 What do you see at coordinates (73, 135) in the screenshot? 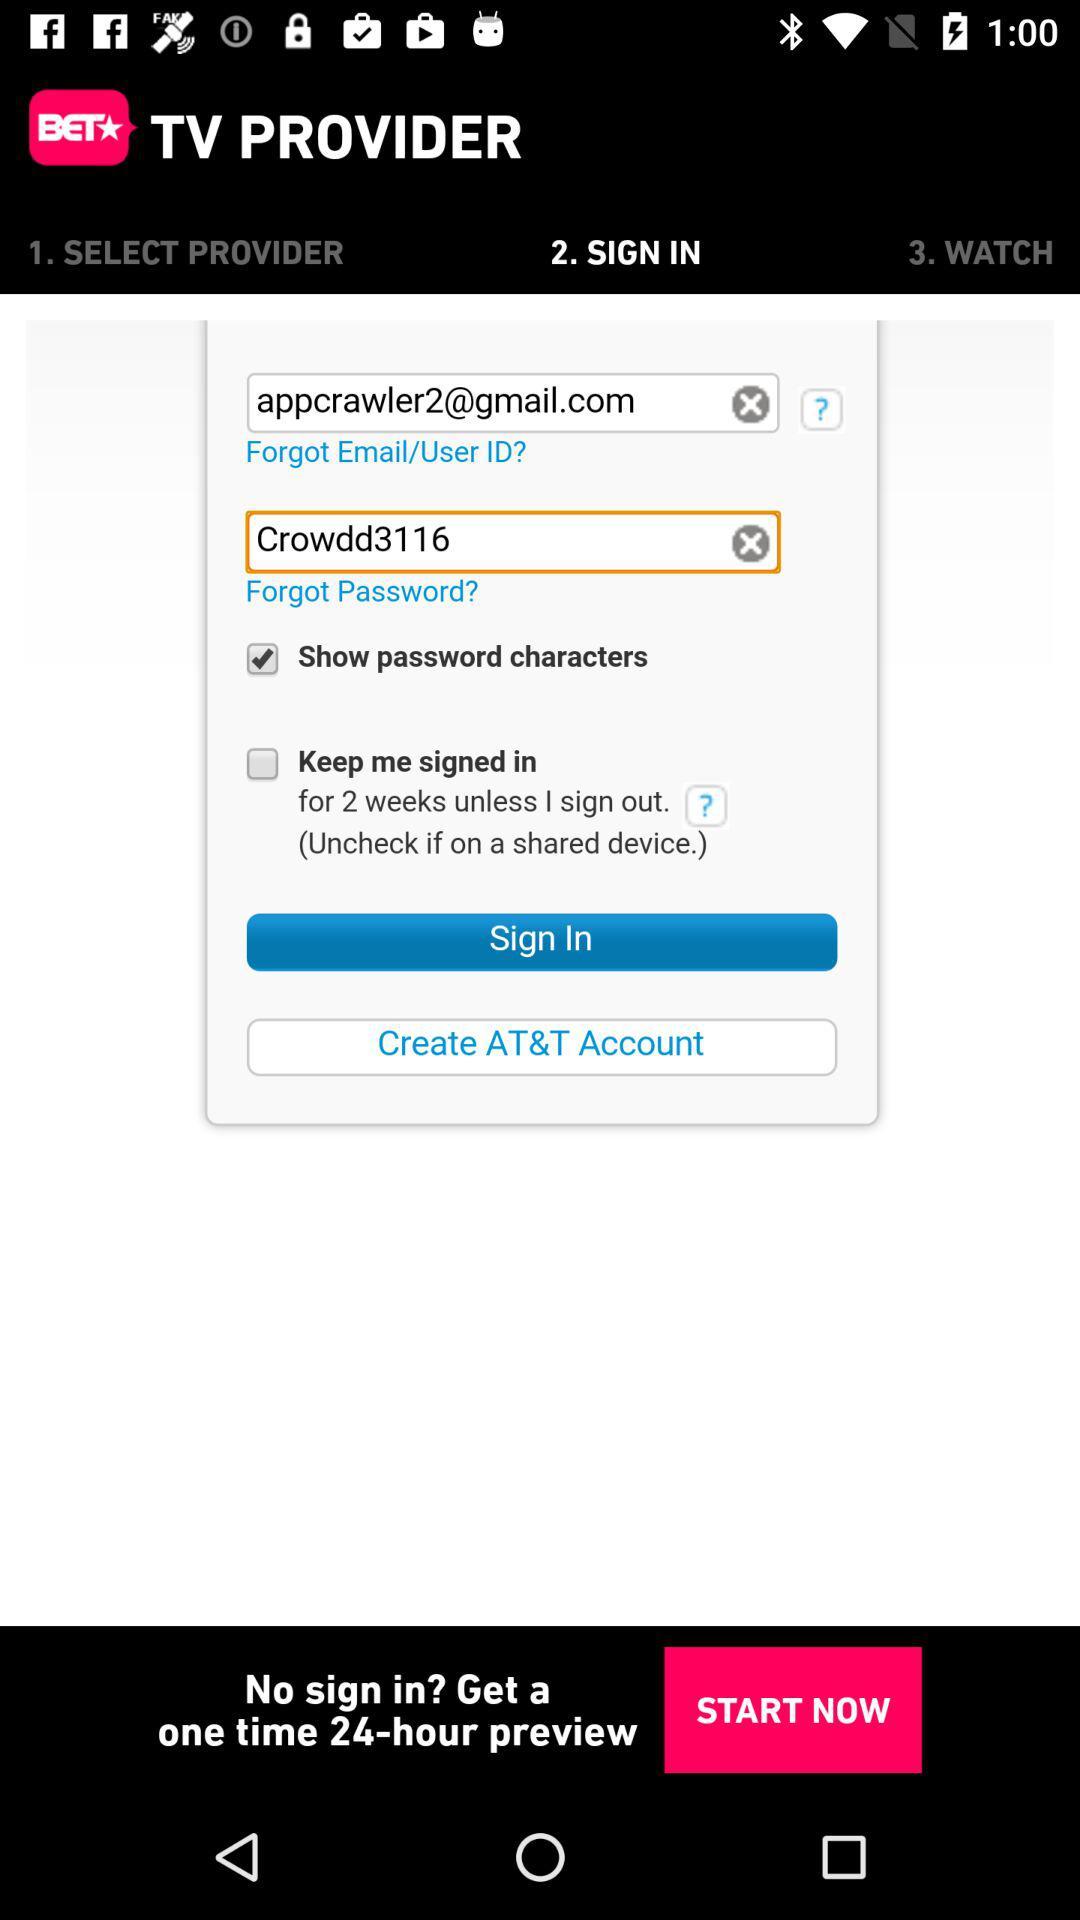
I see `home icon` at bounding box center [73, 135].